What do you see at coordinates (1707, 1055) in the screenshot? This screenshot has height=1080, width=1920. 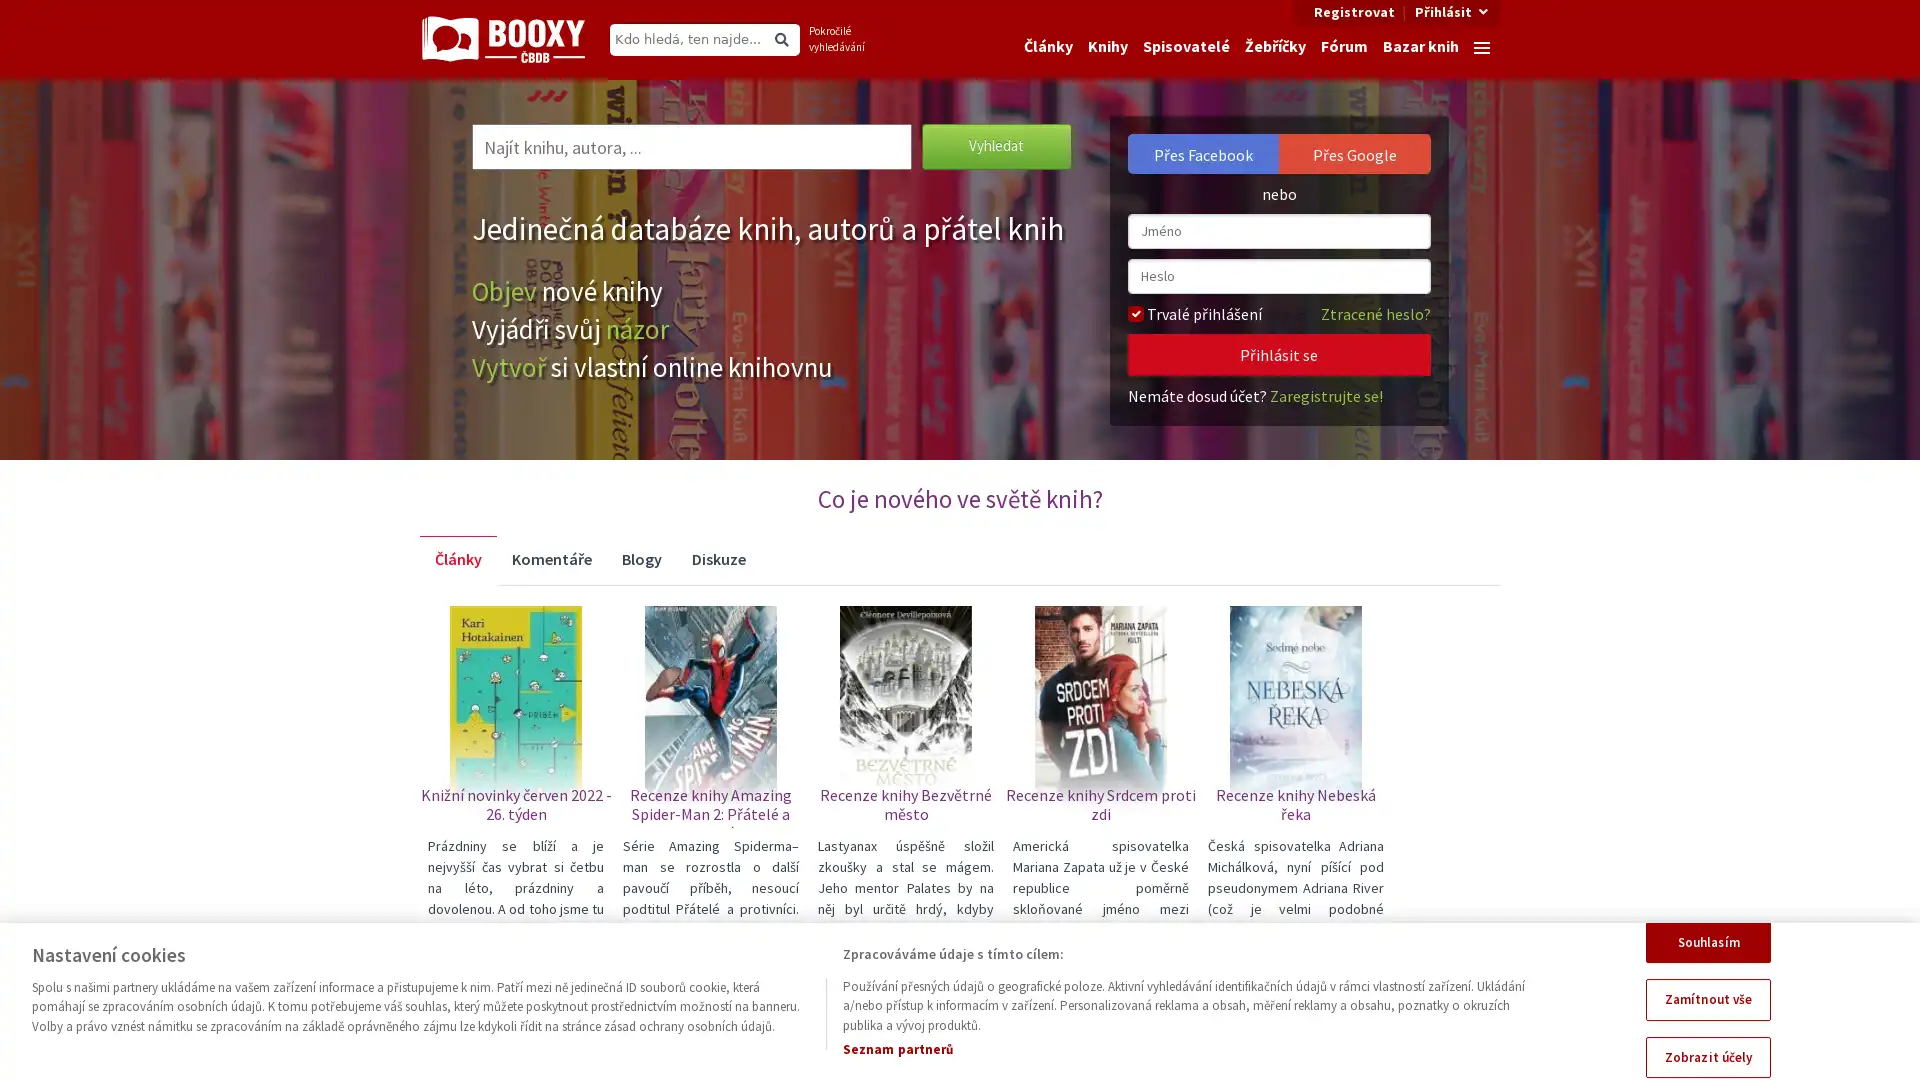 I see `Zobrazit ucely` at bounding box center [1707, 1055].